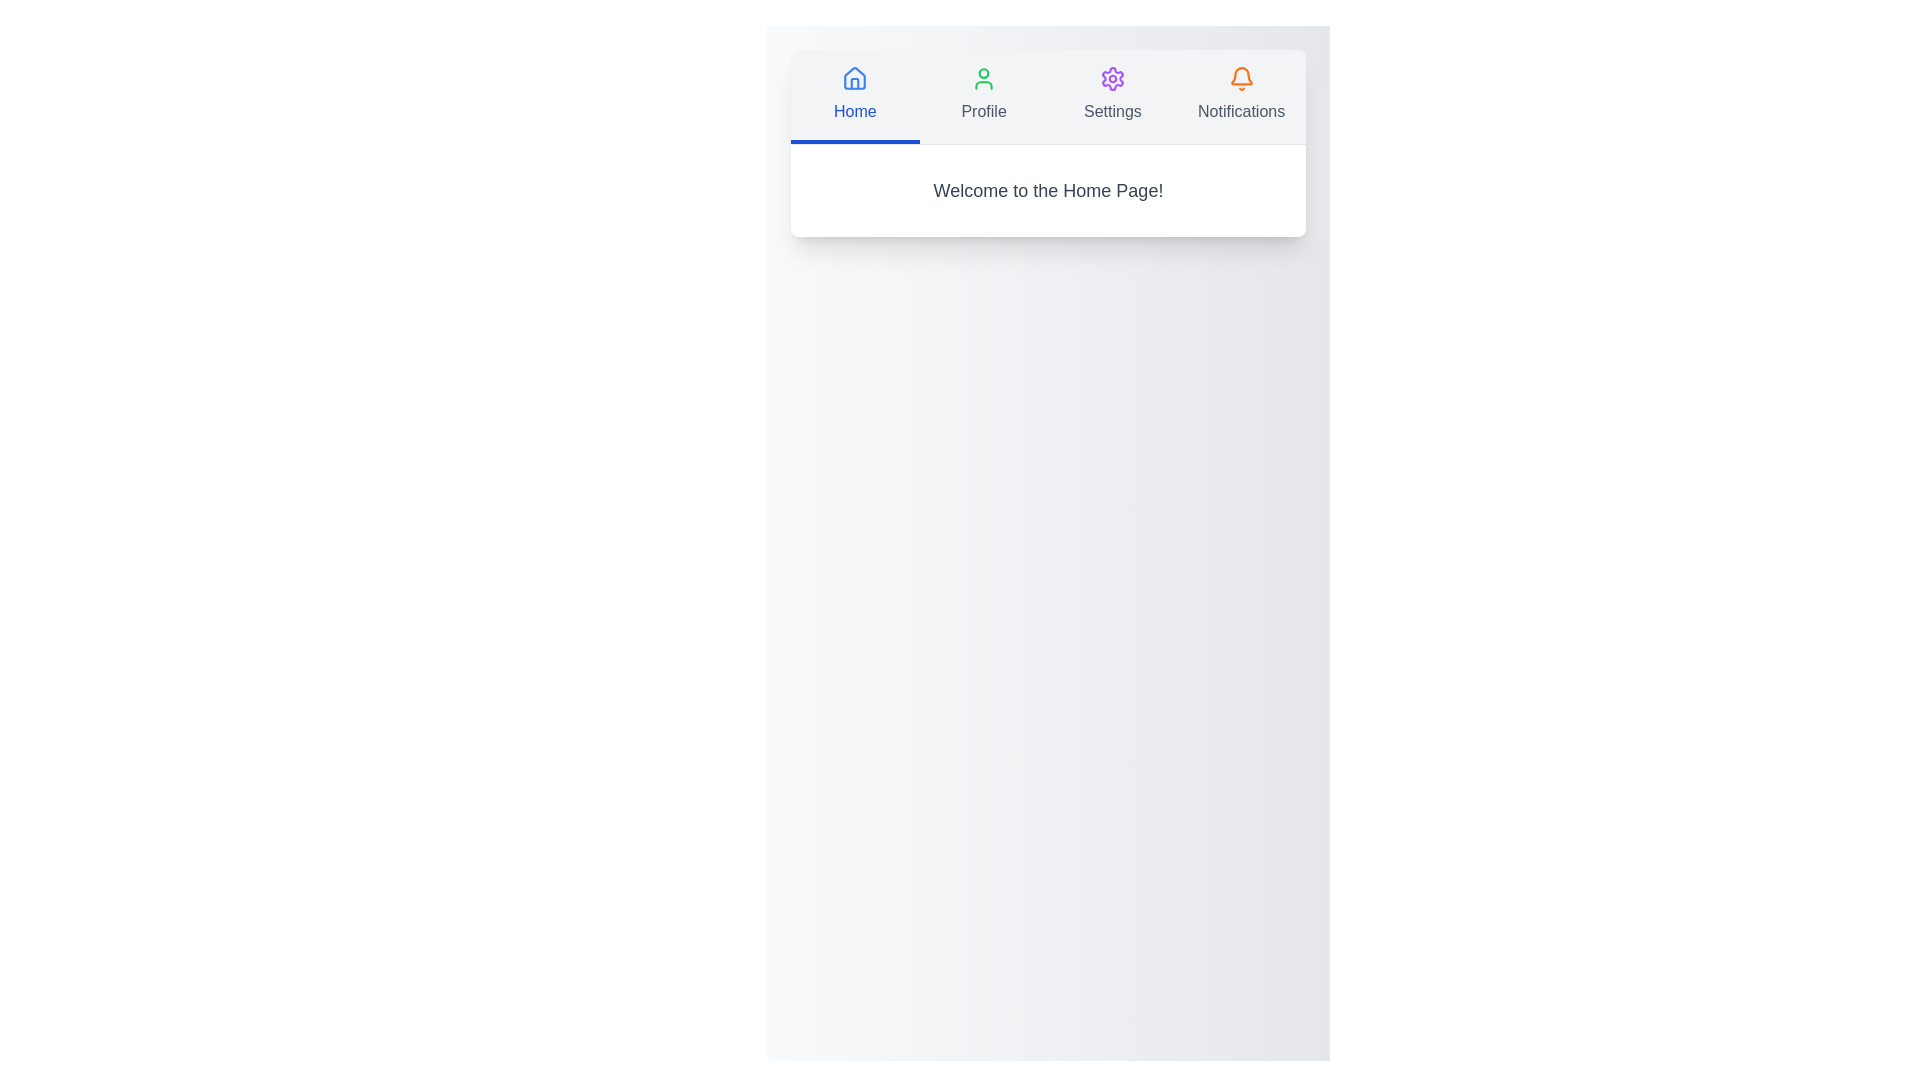 The width and height of the screenshot is (1920, 1080). I want to click on the Home tab, so click(855, 96).